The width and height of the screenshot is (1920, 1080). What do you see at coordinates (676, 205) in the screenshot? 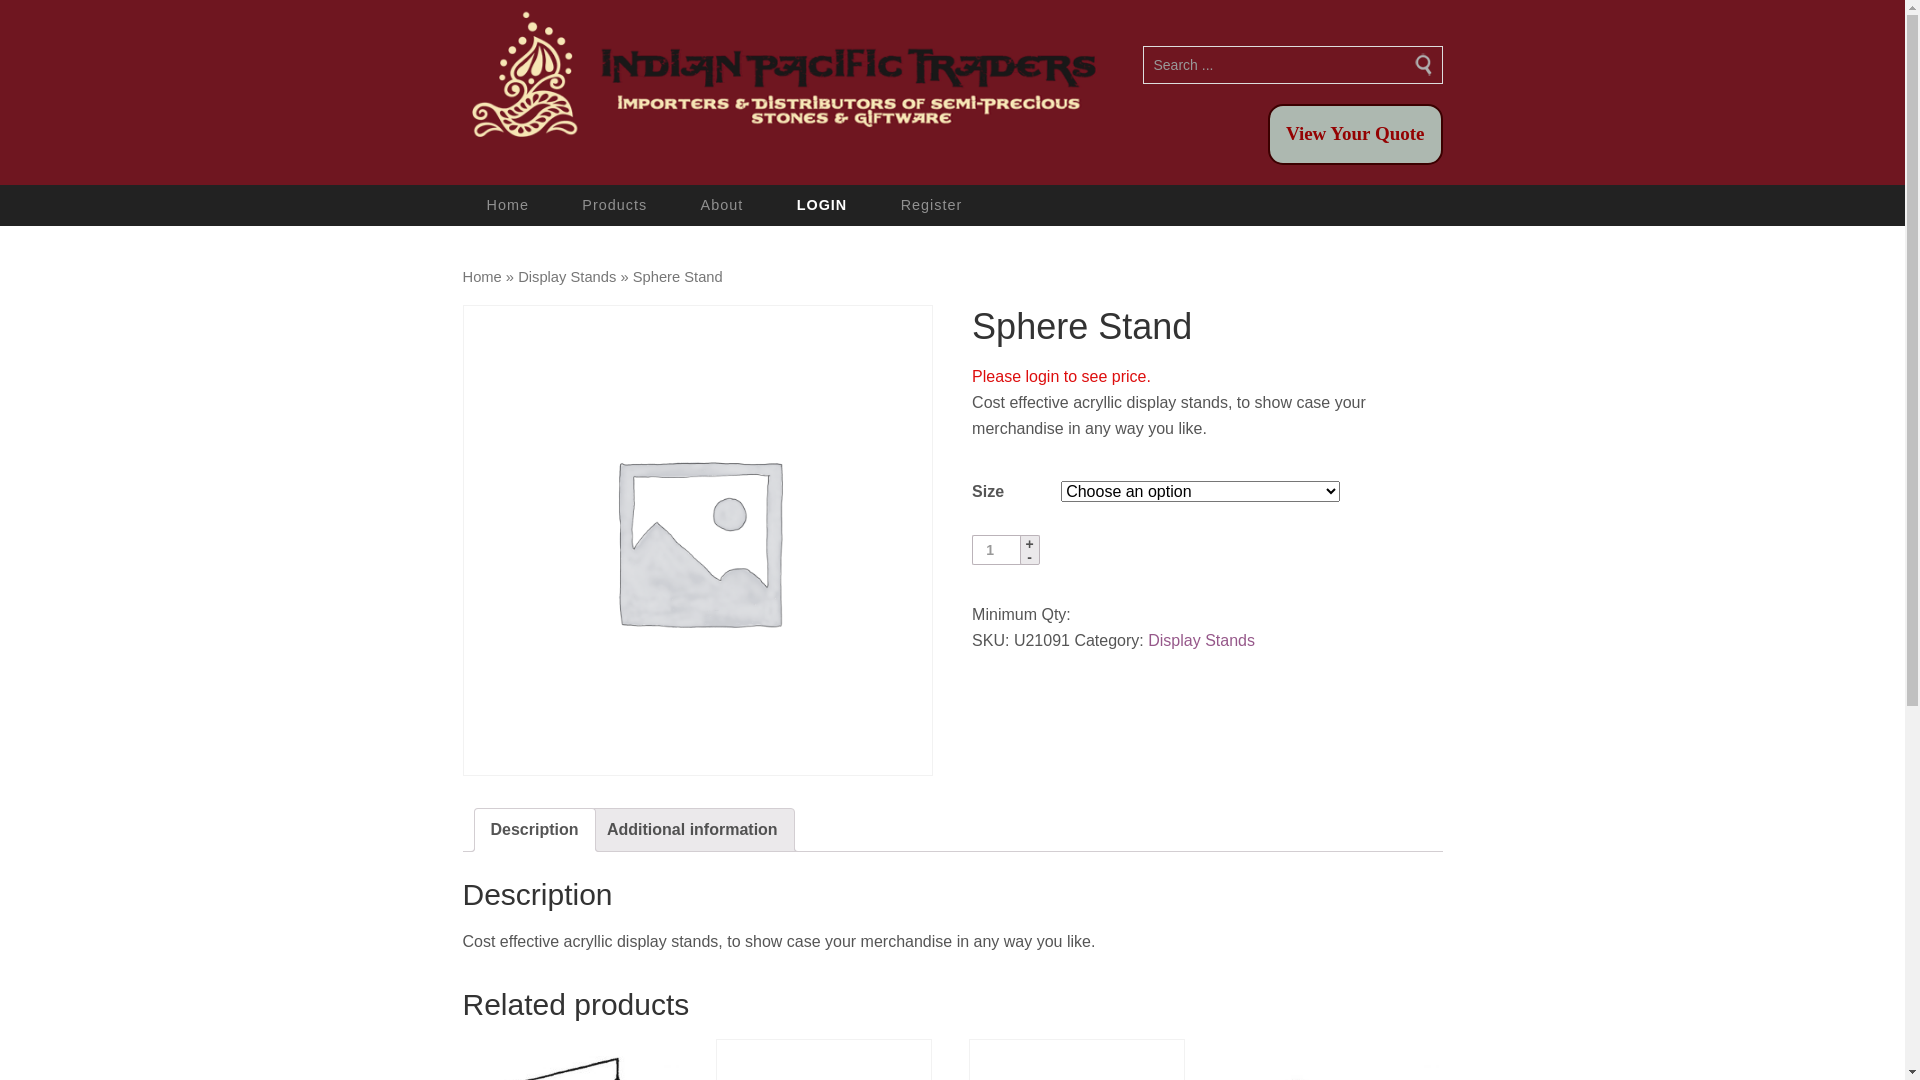
I see `'About'` at bounding box center [676, 205].